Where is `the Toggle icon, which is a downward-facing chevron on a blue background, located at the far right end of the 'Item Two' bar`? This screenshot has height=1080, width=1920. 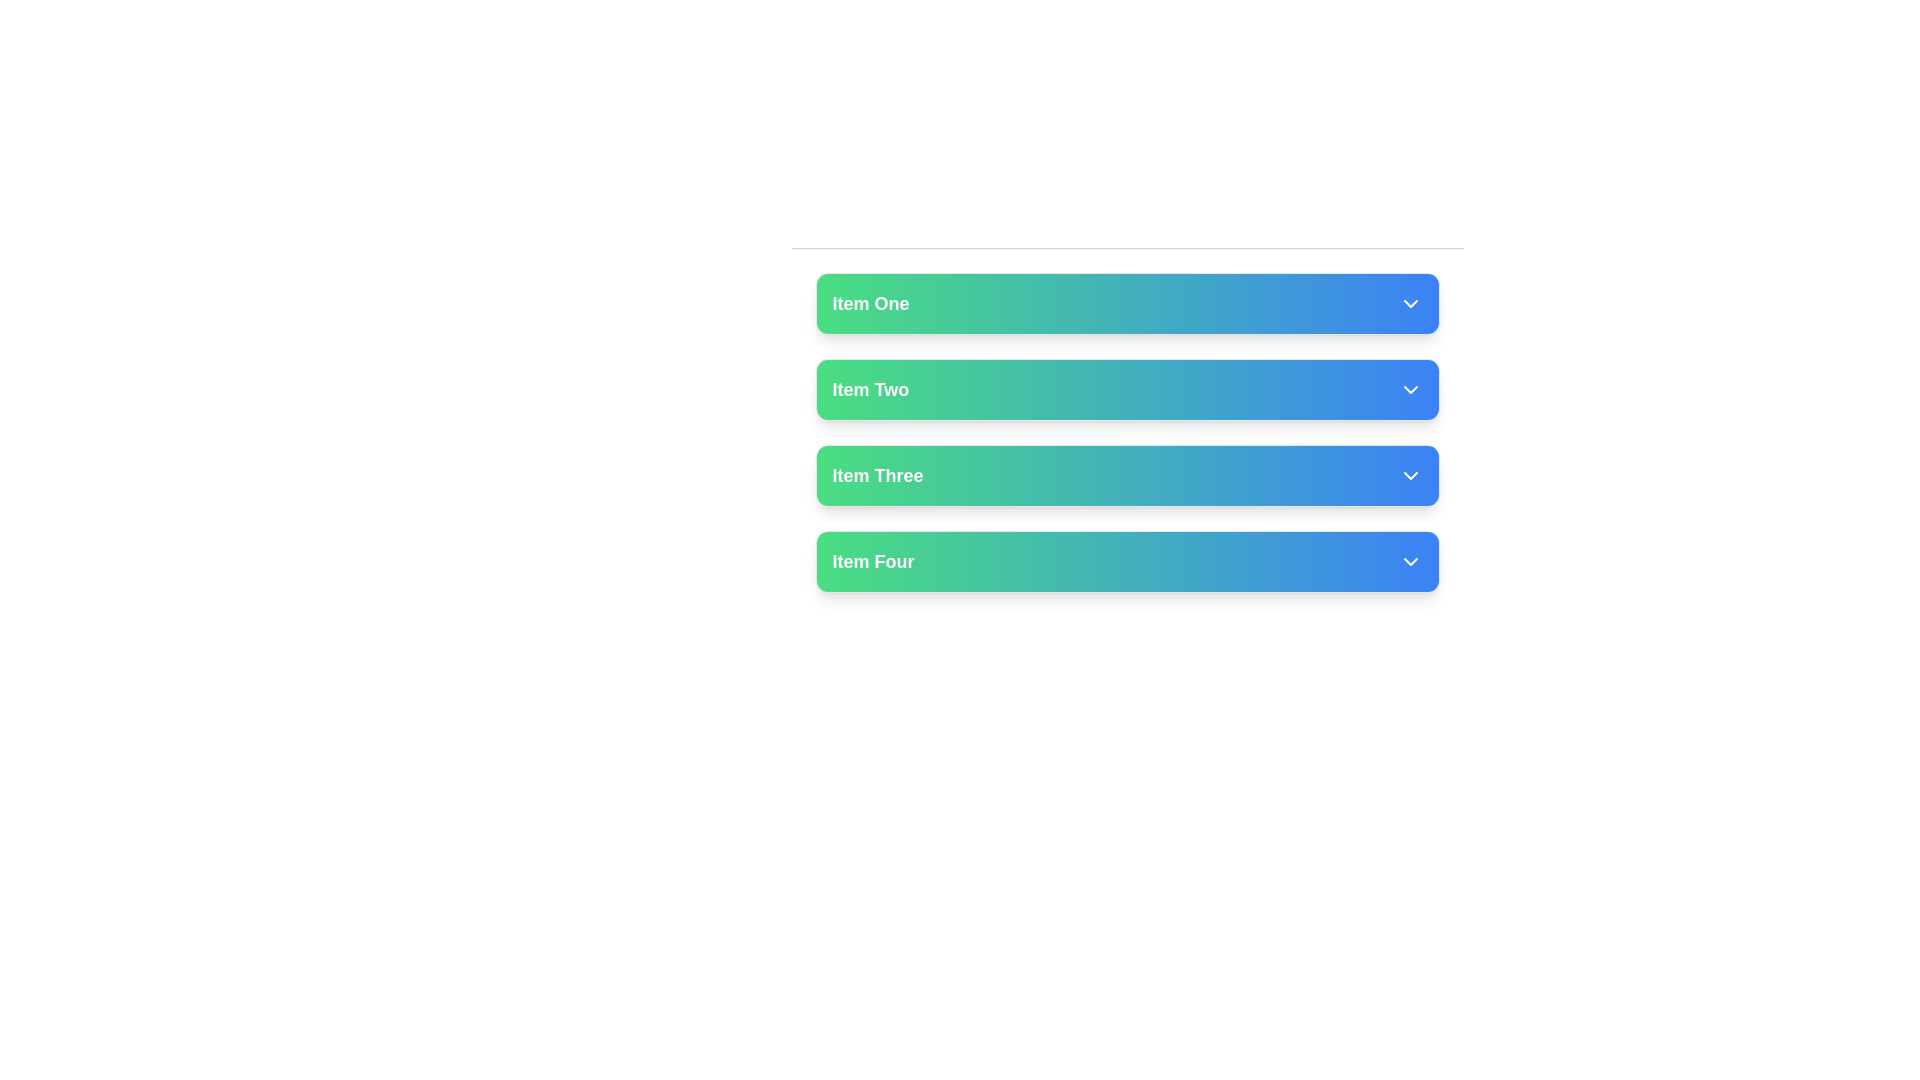
the Toggle icon, which is a downward-facing chevron on a blue background, located at the far right end of the 'Item Two' bar is located at coordinates (1409, 389).